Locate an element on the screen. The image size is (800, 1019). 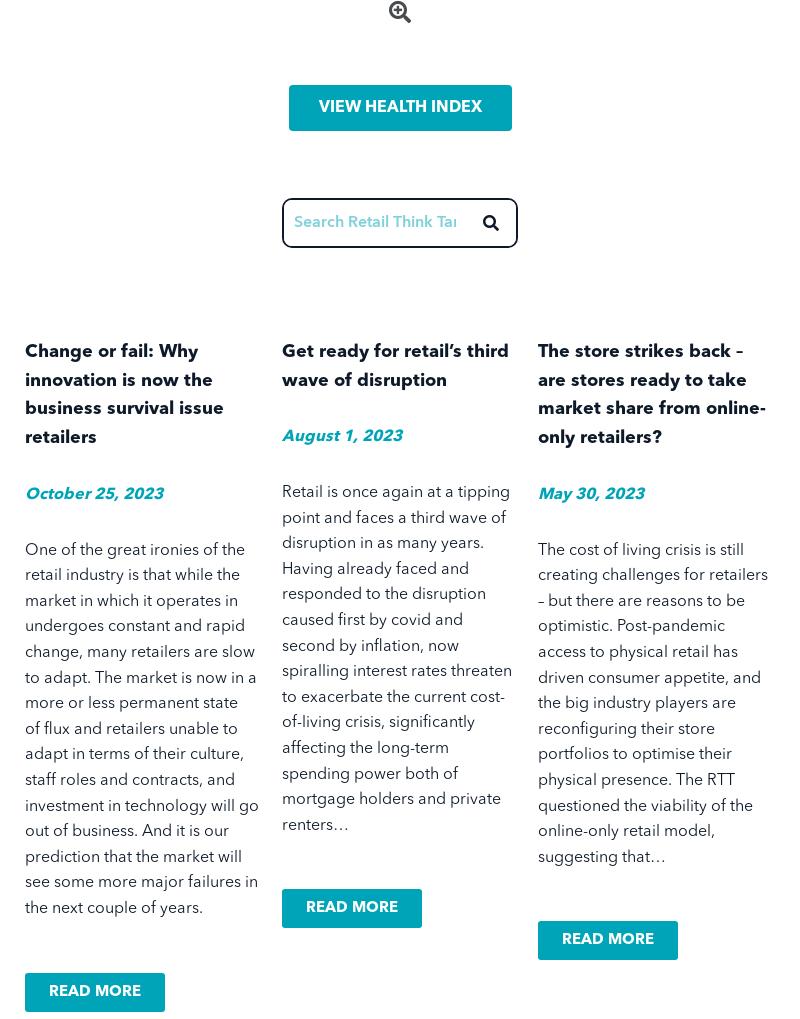
'Retail is once again at a tipping point and faces a third wave of disruption in as many years. Having already faced and responded to the disruption caused first by covid and second by inflation, now spiralling interest rates threaten to exacerbate the current cost-of-living crisis, significantly affecting the long-term spending power both of mortgage holders and private renters…' is located at coordinates (281, 657).